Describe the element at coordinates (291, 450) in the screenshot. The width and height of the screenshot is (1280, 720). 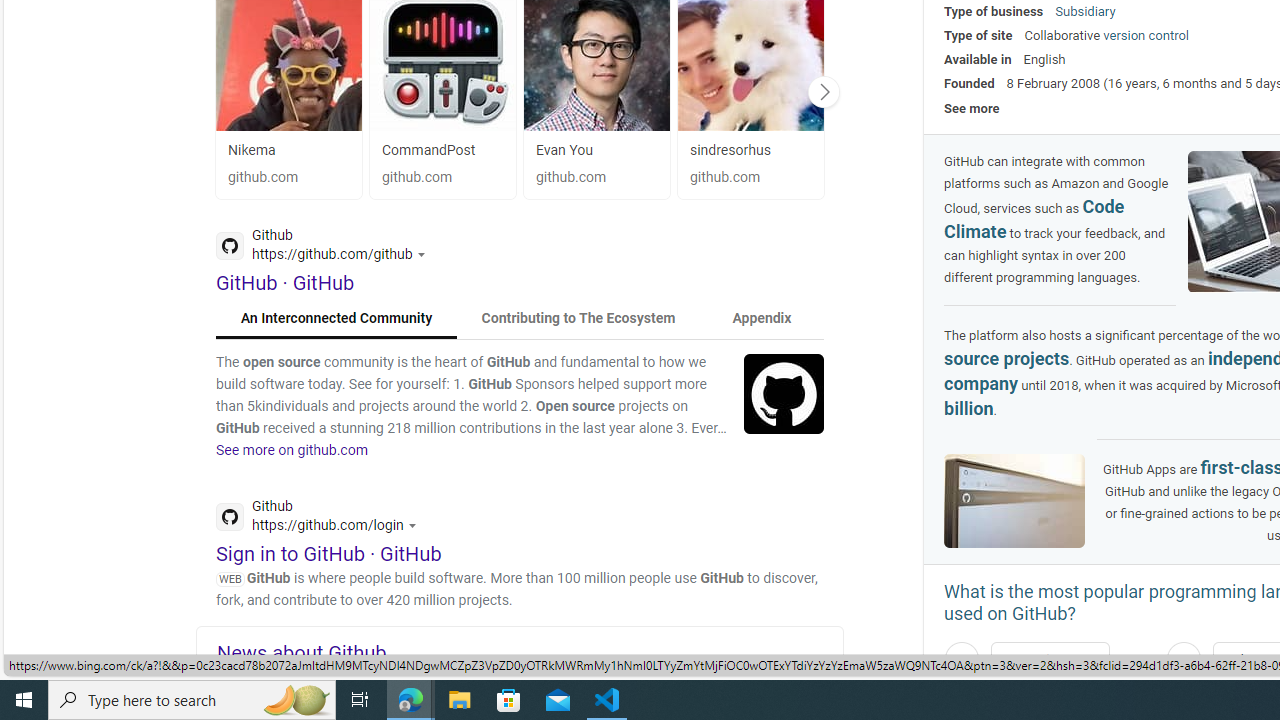
I see `'See more on github.com'` at that location.